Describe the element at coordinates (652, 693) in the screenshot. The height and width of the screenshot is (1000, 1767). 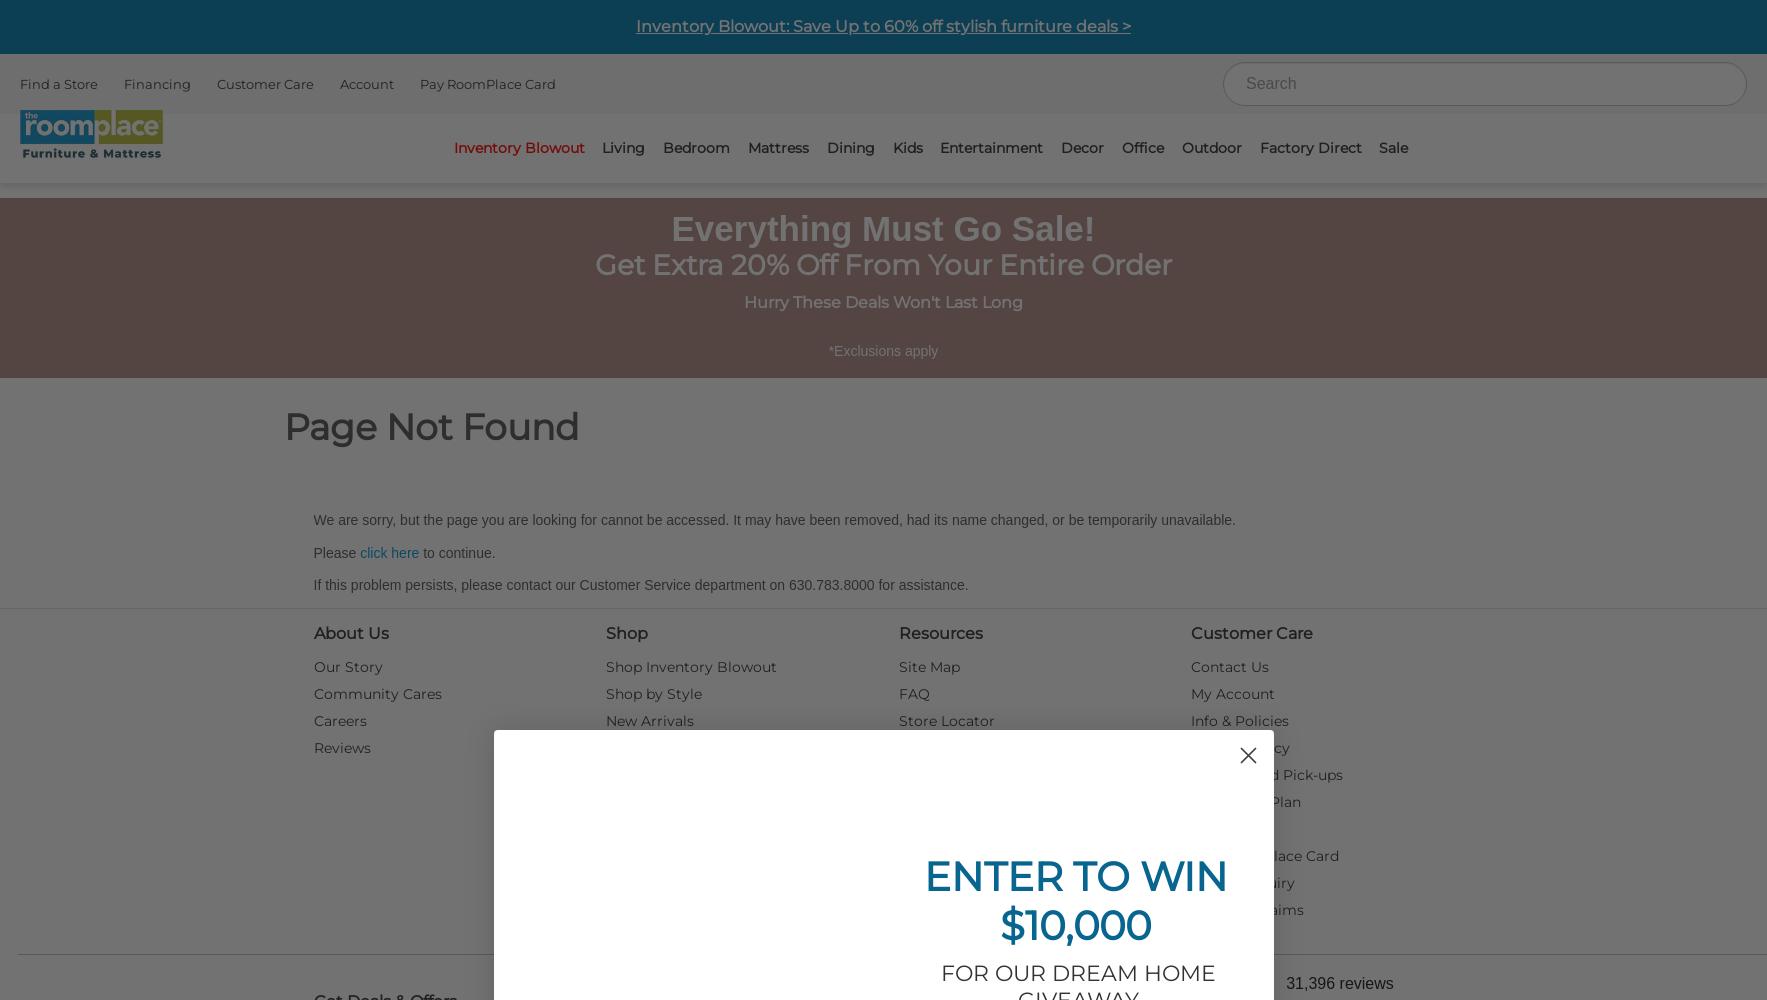
I see `'Shop by Style'` at that location.